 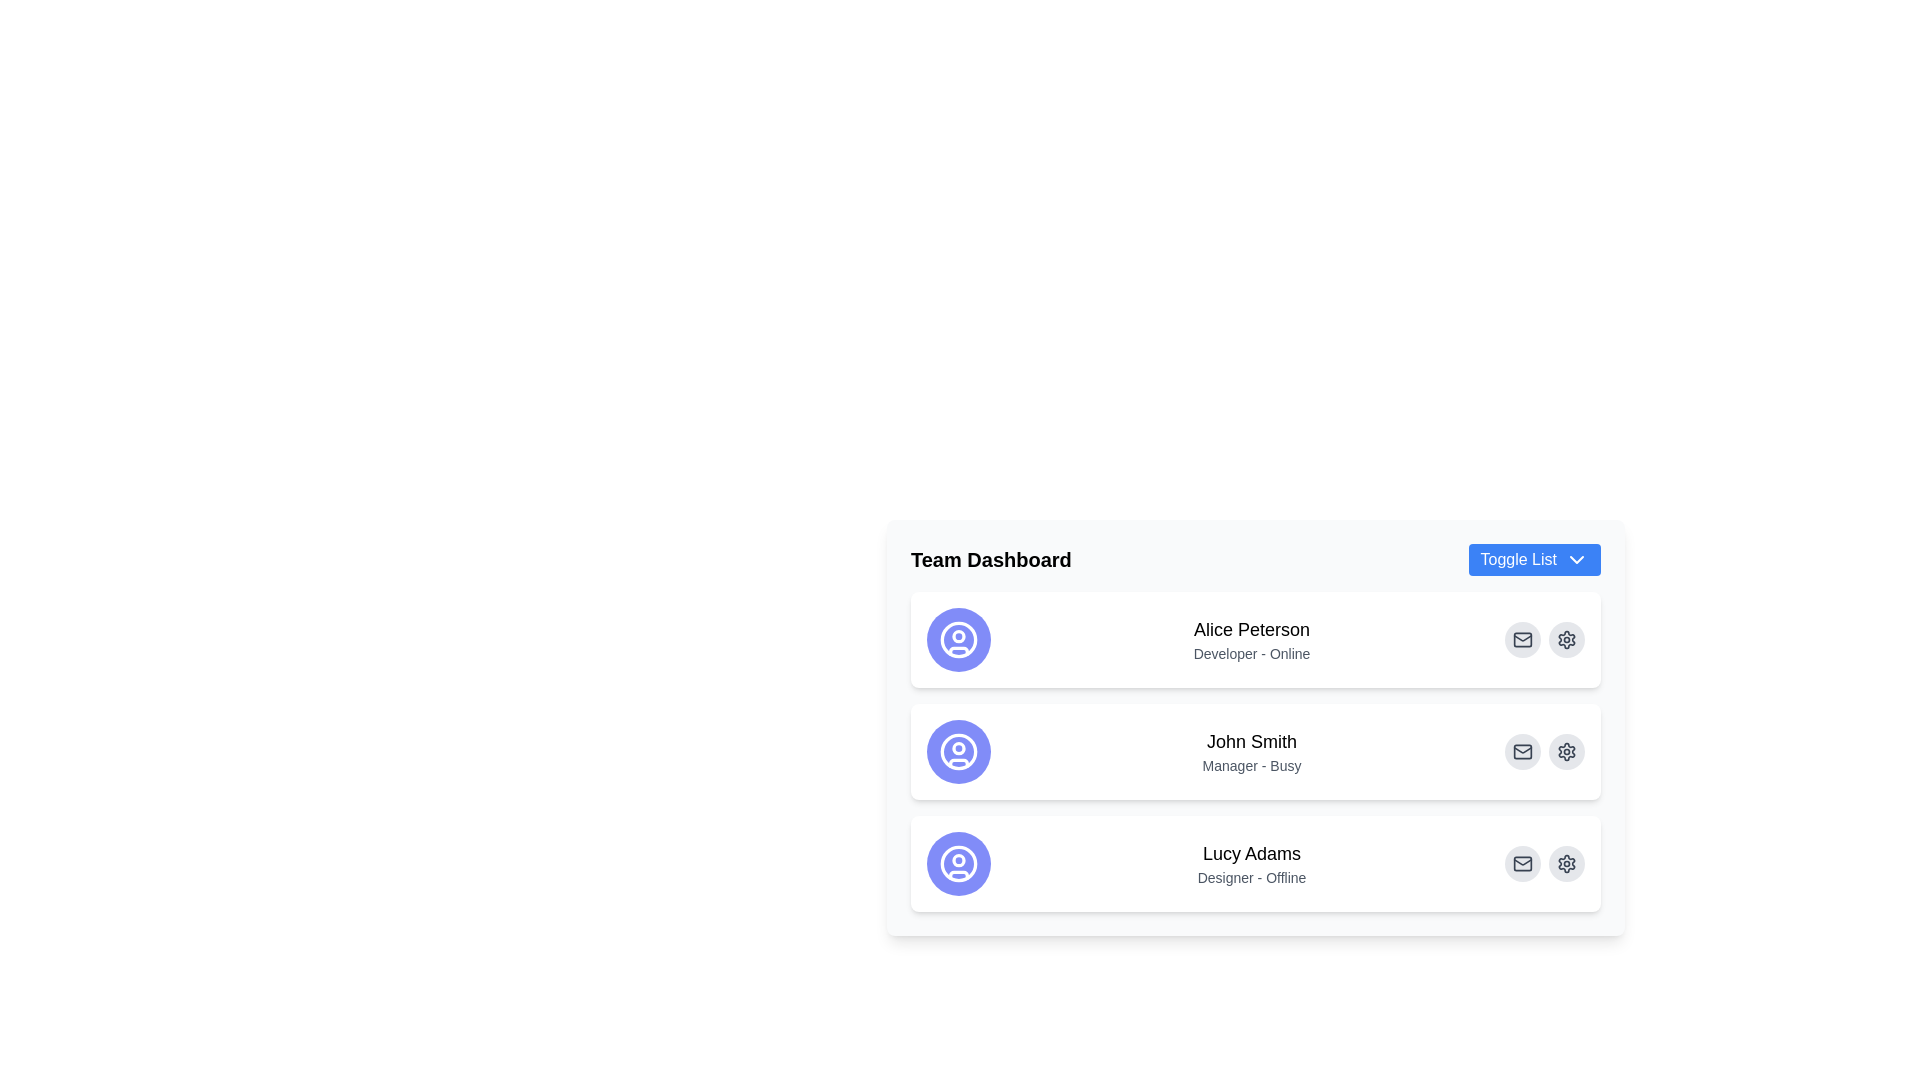 What do you see at coordinates (958, 636) in the screenshot?
I see `the decorative graphical element that is part of the user's avatar representation, located slightly above the center of the main circle` at bounding box center [958, 636].